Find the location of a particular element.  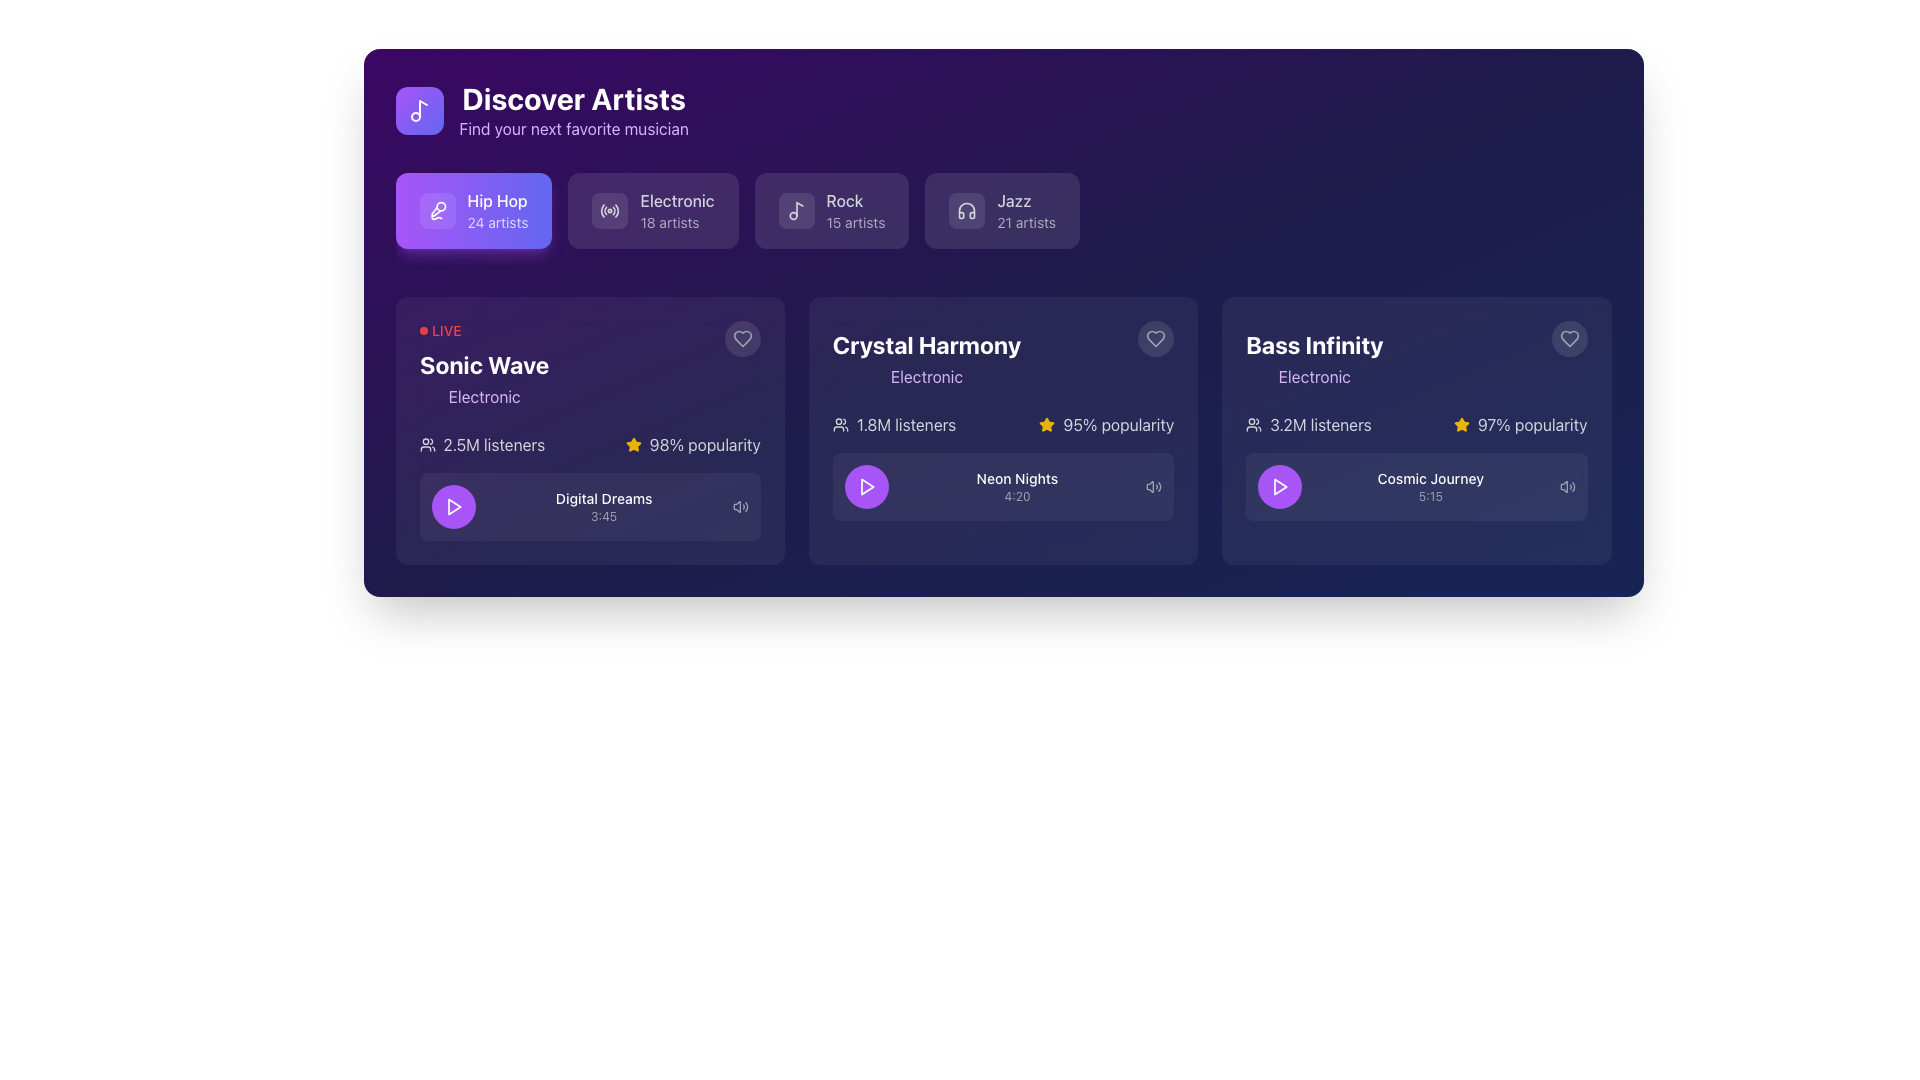

the text label displaying '1.8M listeners' in white font, located within the 'Crystal Harmony' card, to the left of the '95% popularity' statistic and under the 'Electronic' genre label is located at coordinates (905, 423).